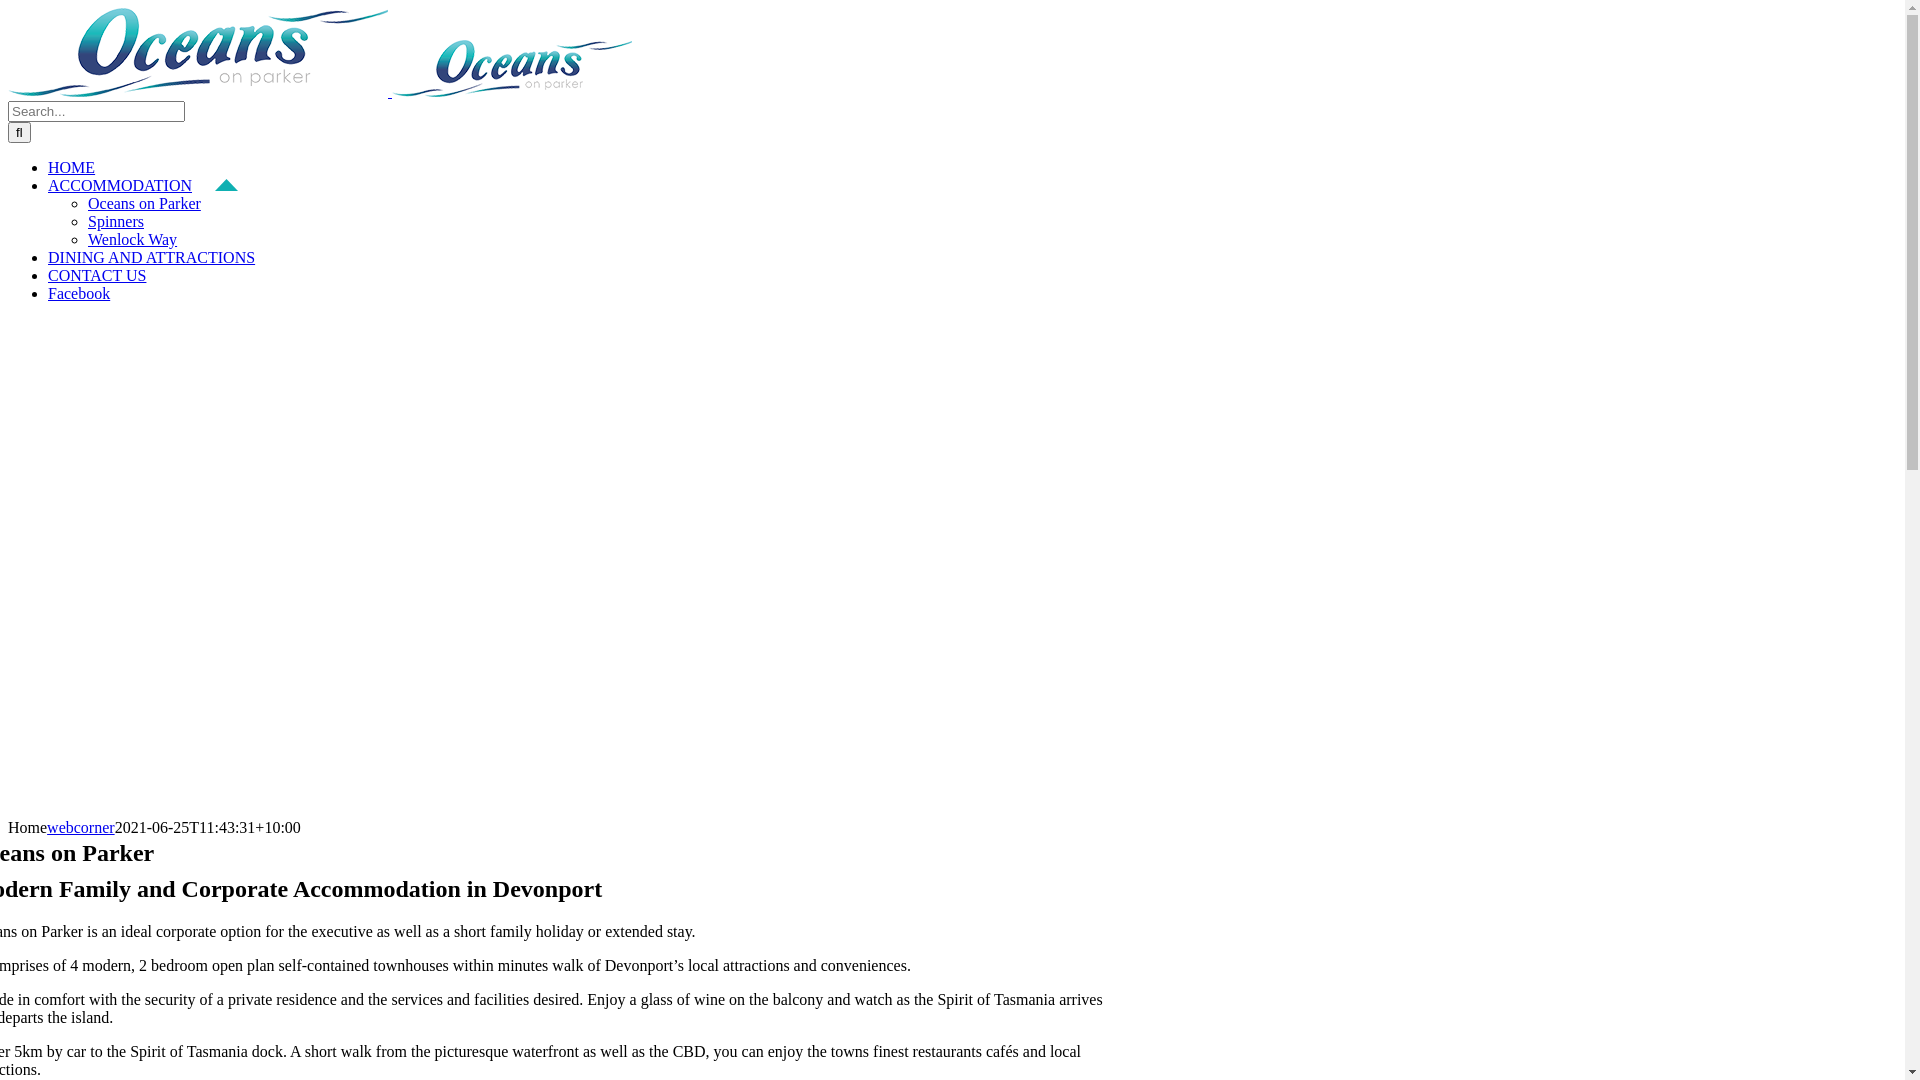 Image resolution: width=1920 pixels, height=1080 pixels. What do you see at coordinates (48, 275) in the screenshot?
I see `'CONTACT US'` at bounding box center [48, 275].